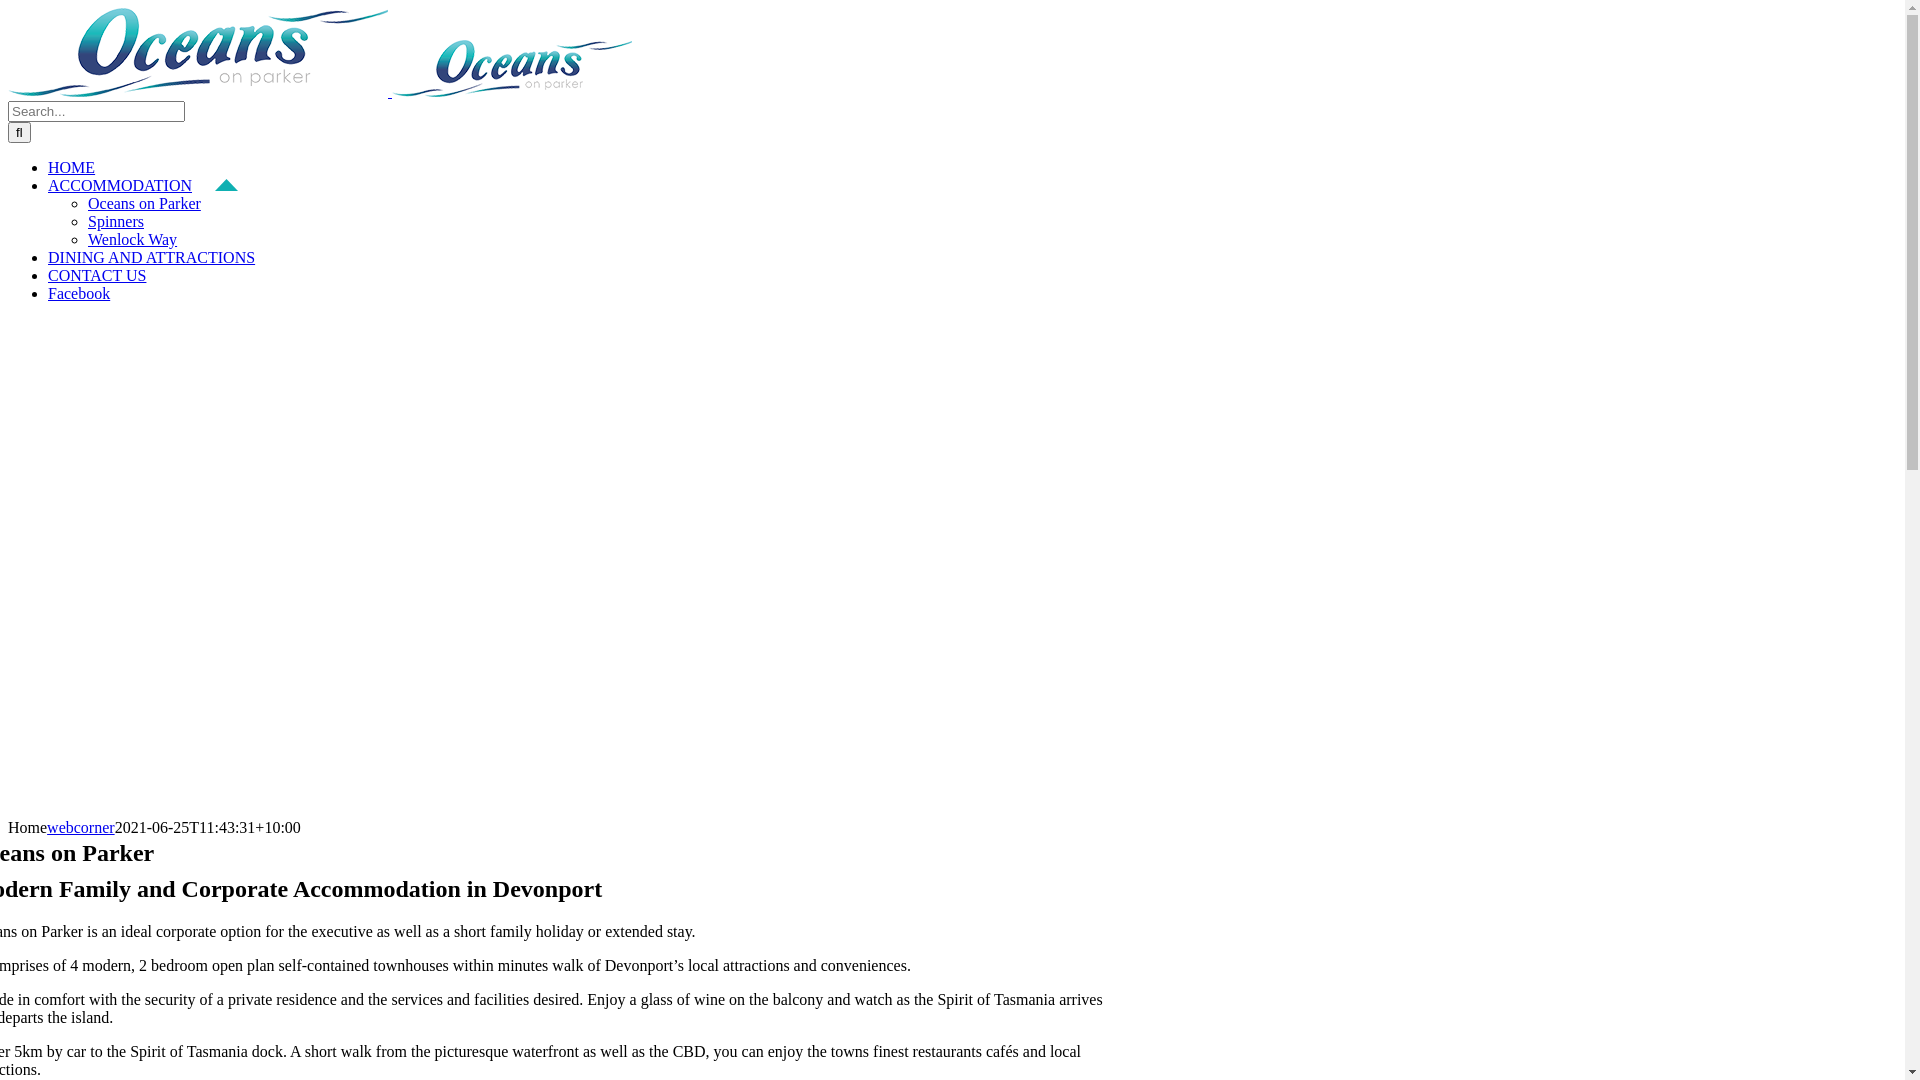 Image resolution: width=1920 pixels, height=1080 pixels. What do you see at coordinates (48, 275) in the screenshot?
I see `'CONTACT US'` at bounding box center [48, 275].